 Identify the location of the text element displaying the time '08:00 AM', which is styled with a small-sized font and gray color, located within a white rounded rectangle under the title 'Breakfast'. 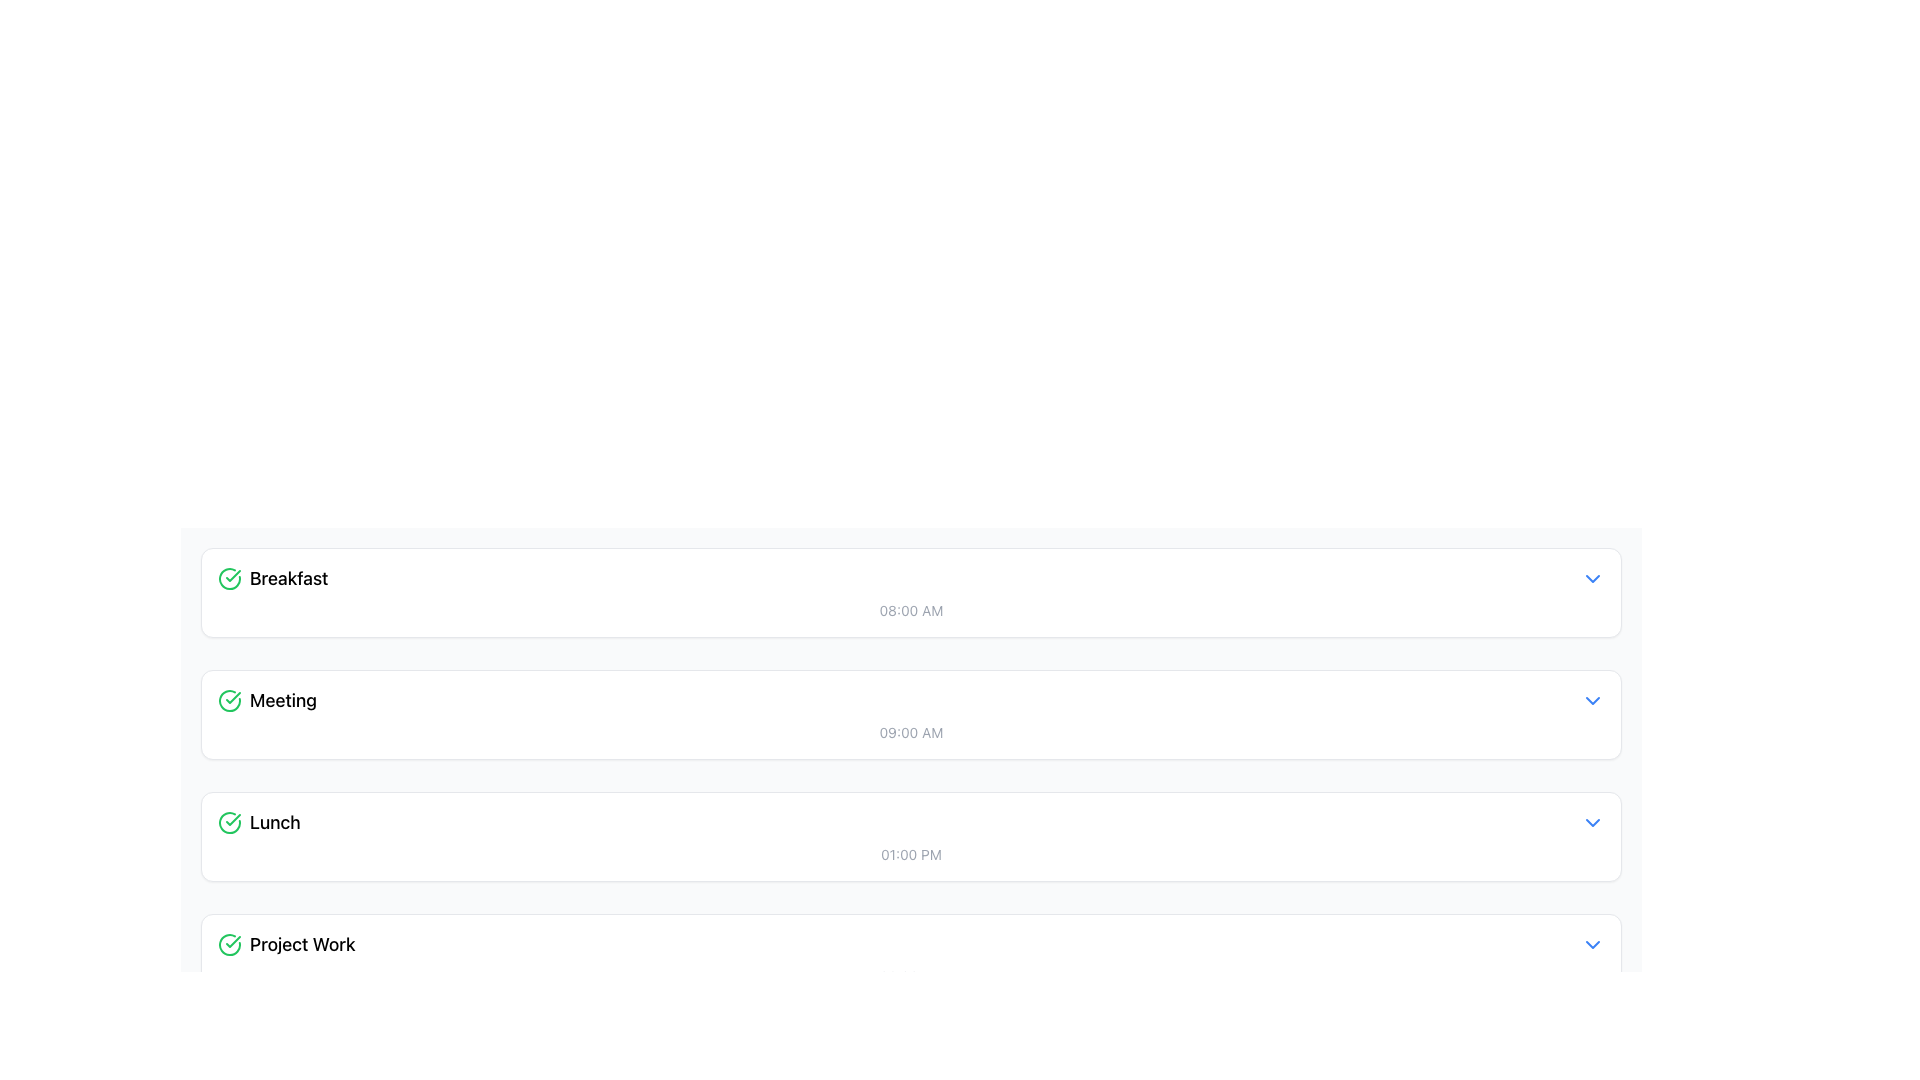
(910, 609).